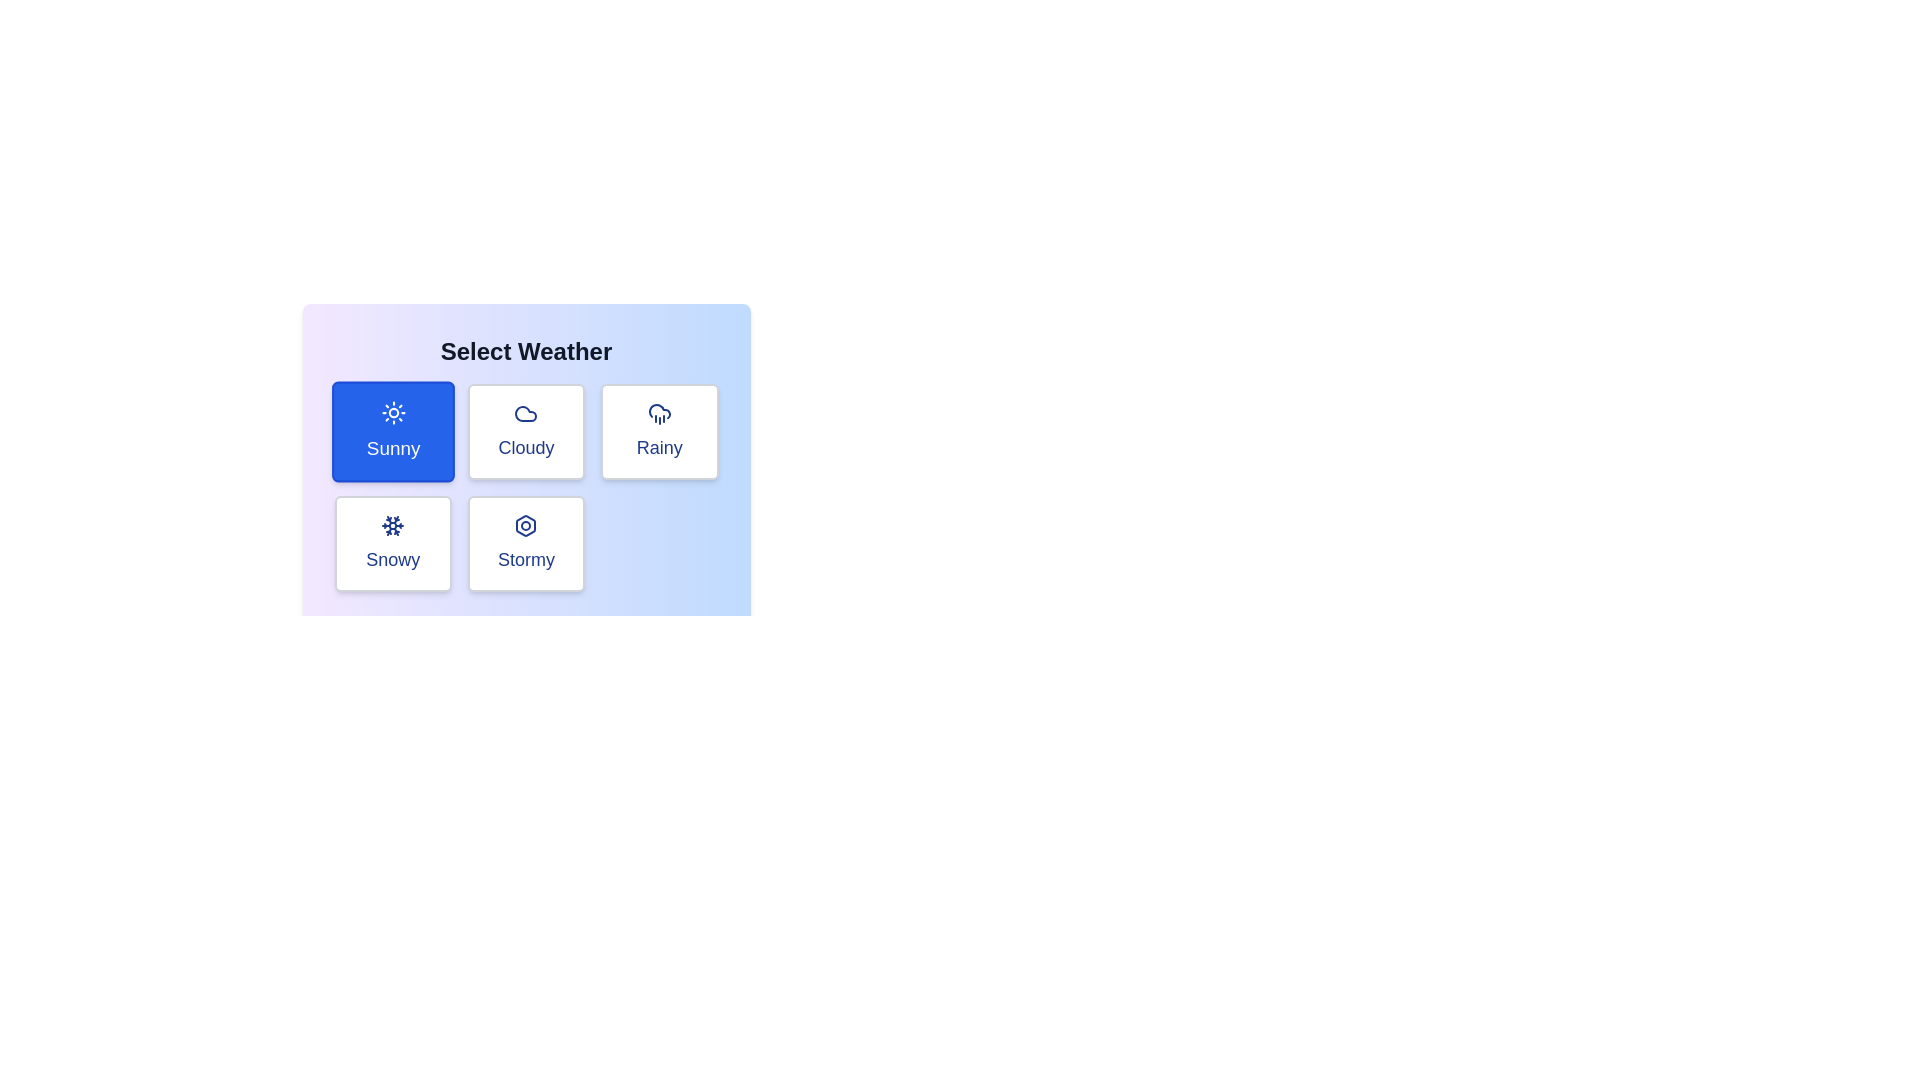 The height and width of the screenshot is (1080, 1920). Describe the element at coordinates (526, 350) in the screenshot. I see `the 'Select Weather' header text, which is styled in bold and located at the top of the panel, above the grid of weather options` at that location.